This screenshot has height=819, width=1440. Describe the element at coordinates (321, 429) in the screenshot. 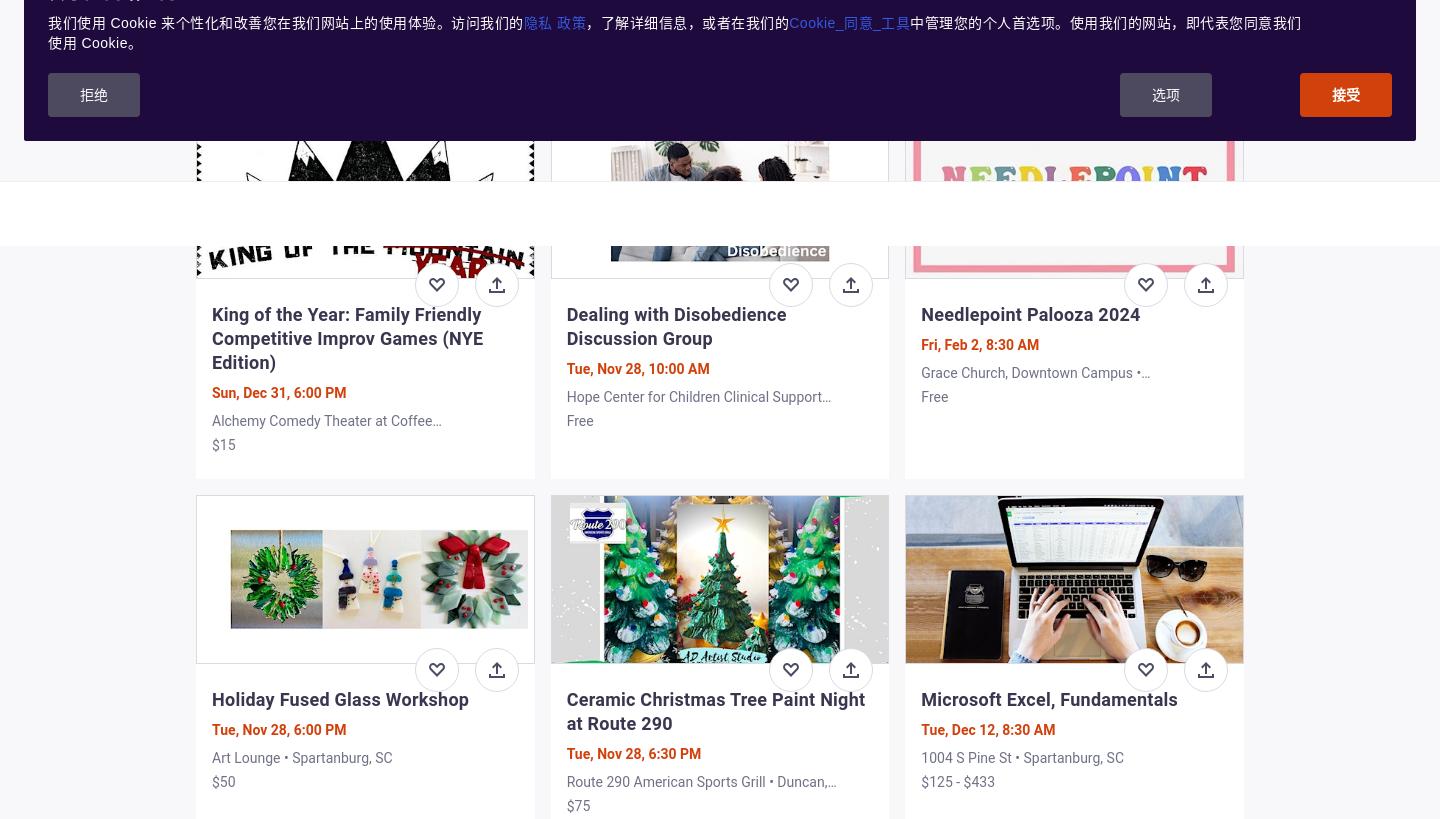

I see `'Alchemy Comedy Theater at Coffee Underground • Greenville, SC'` at that location.